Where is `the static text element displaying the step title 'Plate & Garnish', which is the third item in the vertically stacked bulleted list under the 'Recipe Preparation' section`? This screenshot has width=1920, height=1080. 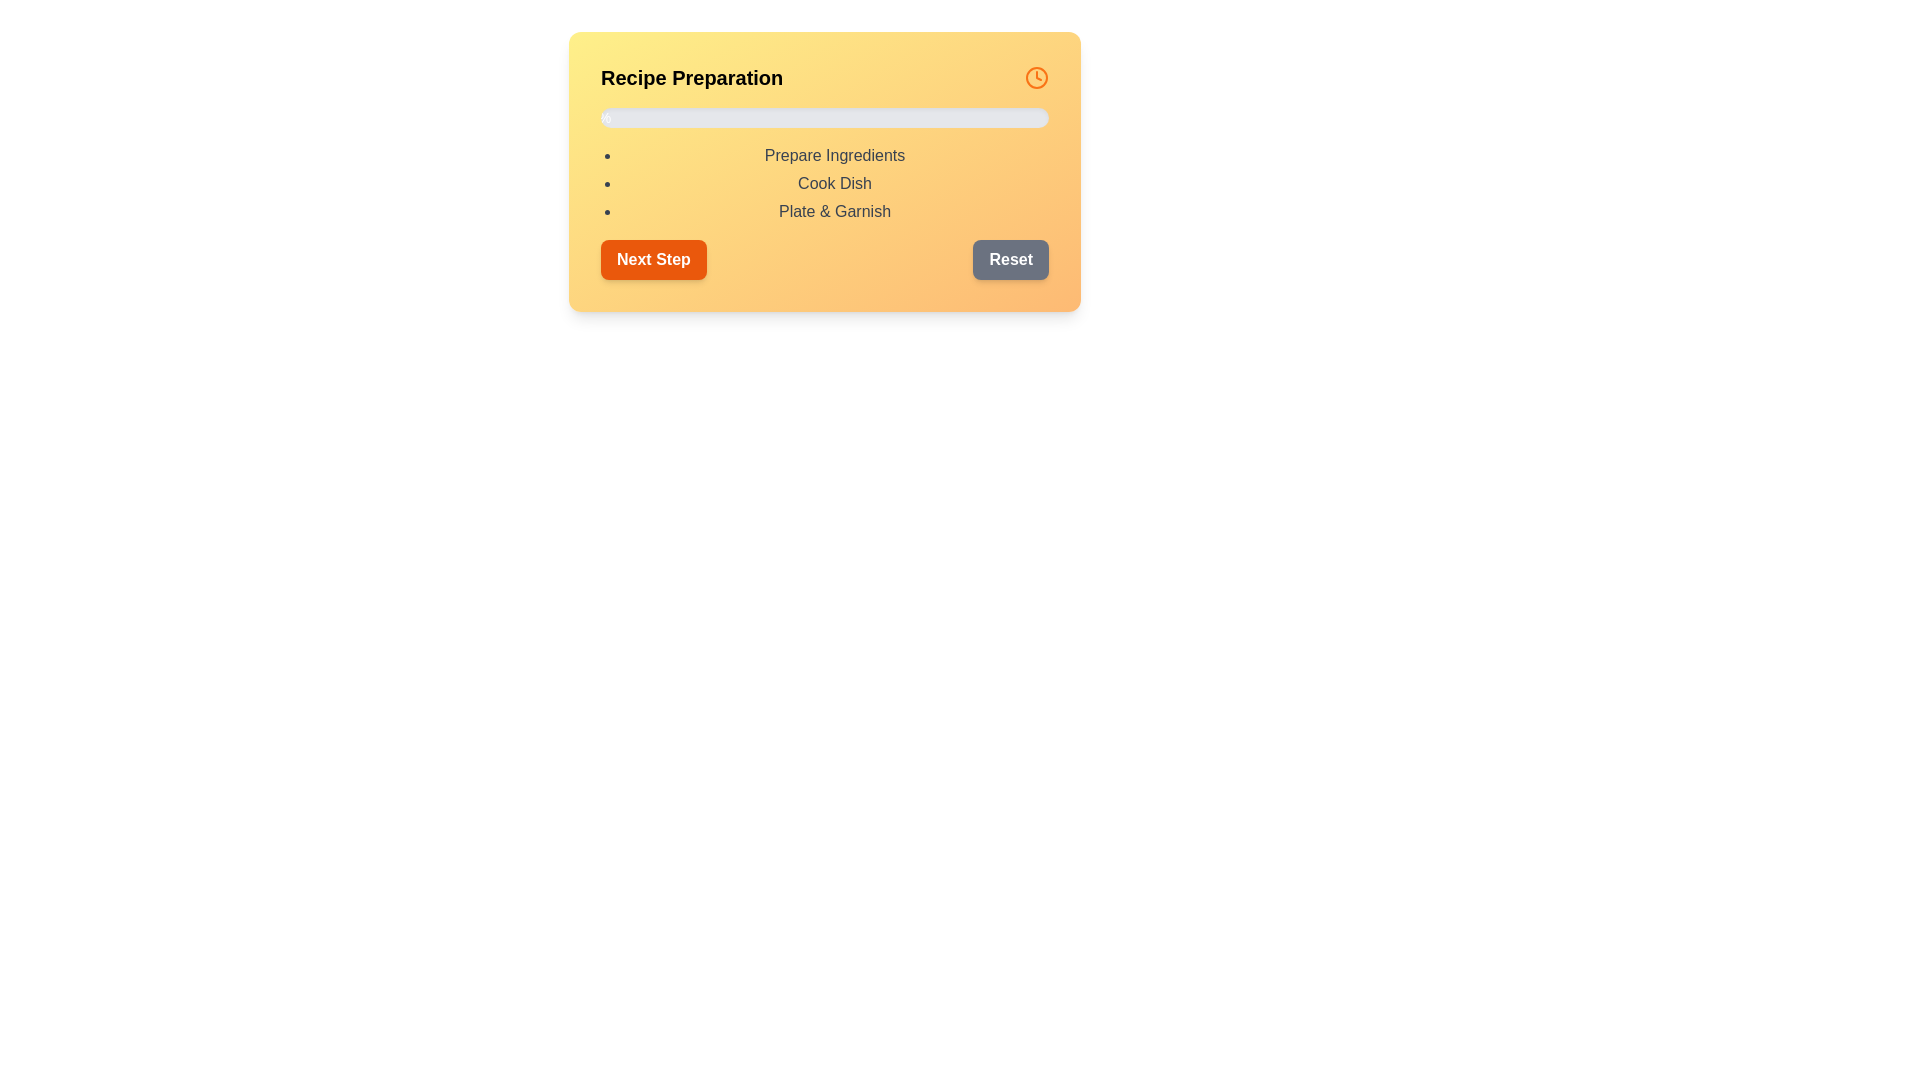
the static text element displaying the step title 'Plate & Garnish', which is the third item in the vertically stacked bulleted list under the 'Recipe Preparation' section is located at coordinates (835, 212).